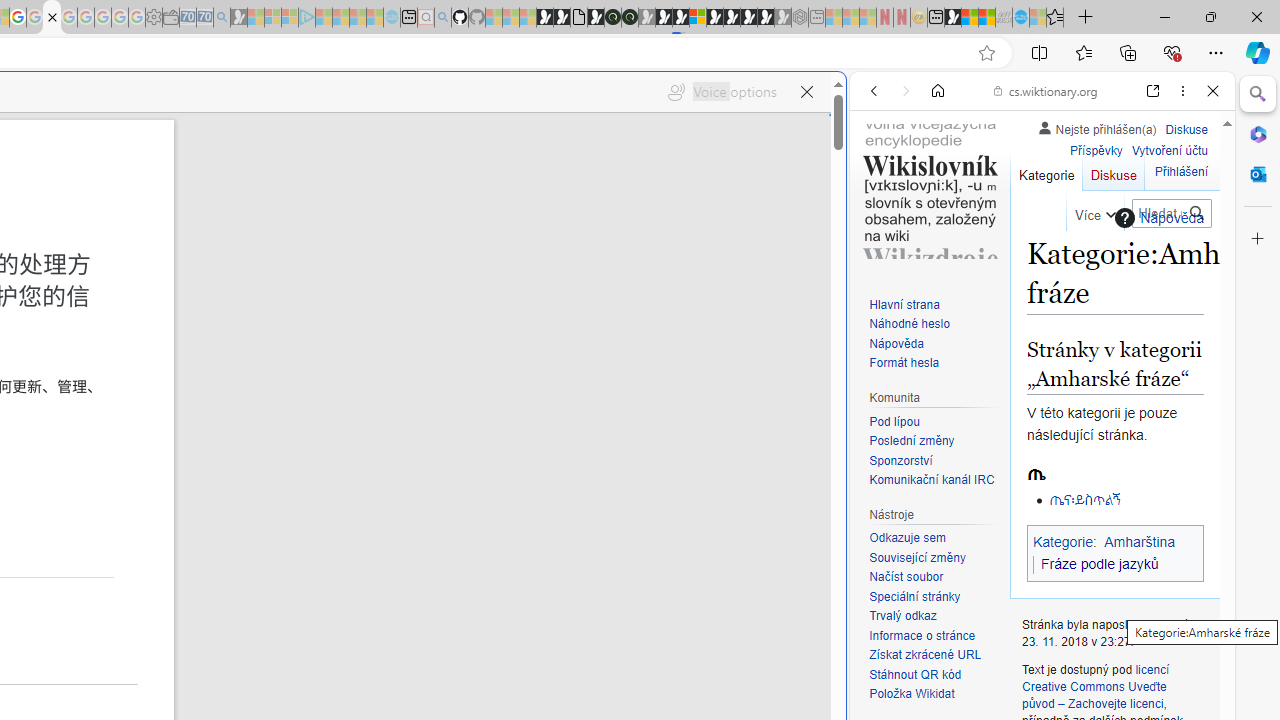 The width and height of the screenshot is (1280, 720). I want to click on 'Microsoft Start Gaming - Sleeping', so click(238, 17).